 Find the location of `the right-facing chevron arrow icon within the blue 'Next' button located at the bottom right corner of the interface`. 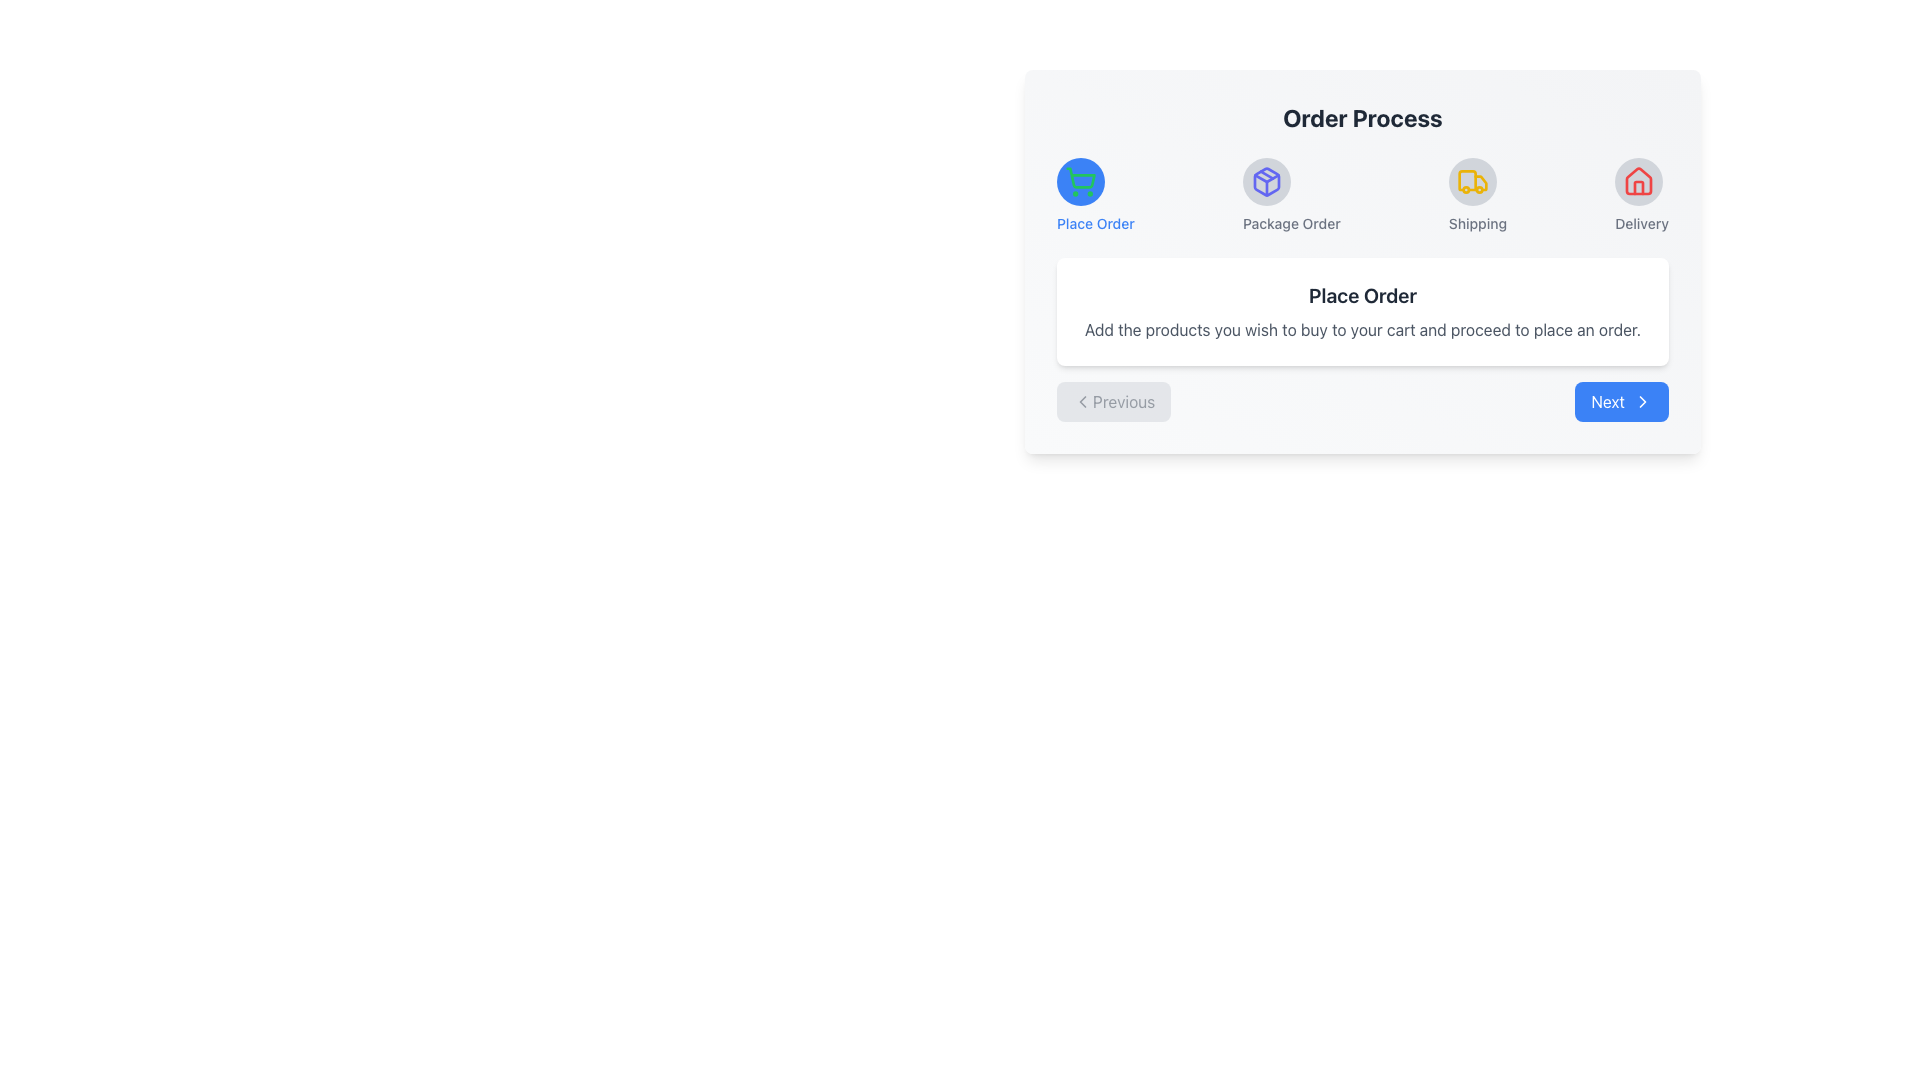

the right-facing chevron arrow icon within the blue 'Next' button located at the bottom right corner of the interface is located at coordinates (1642, 401).